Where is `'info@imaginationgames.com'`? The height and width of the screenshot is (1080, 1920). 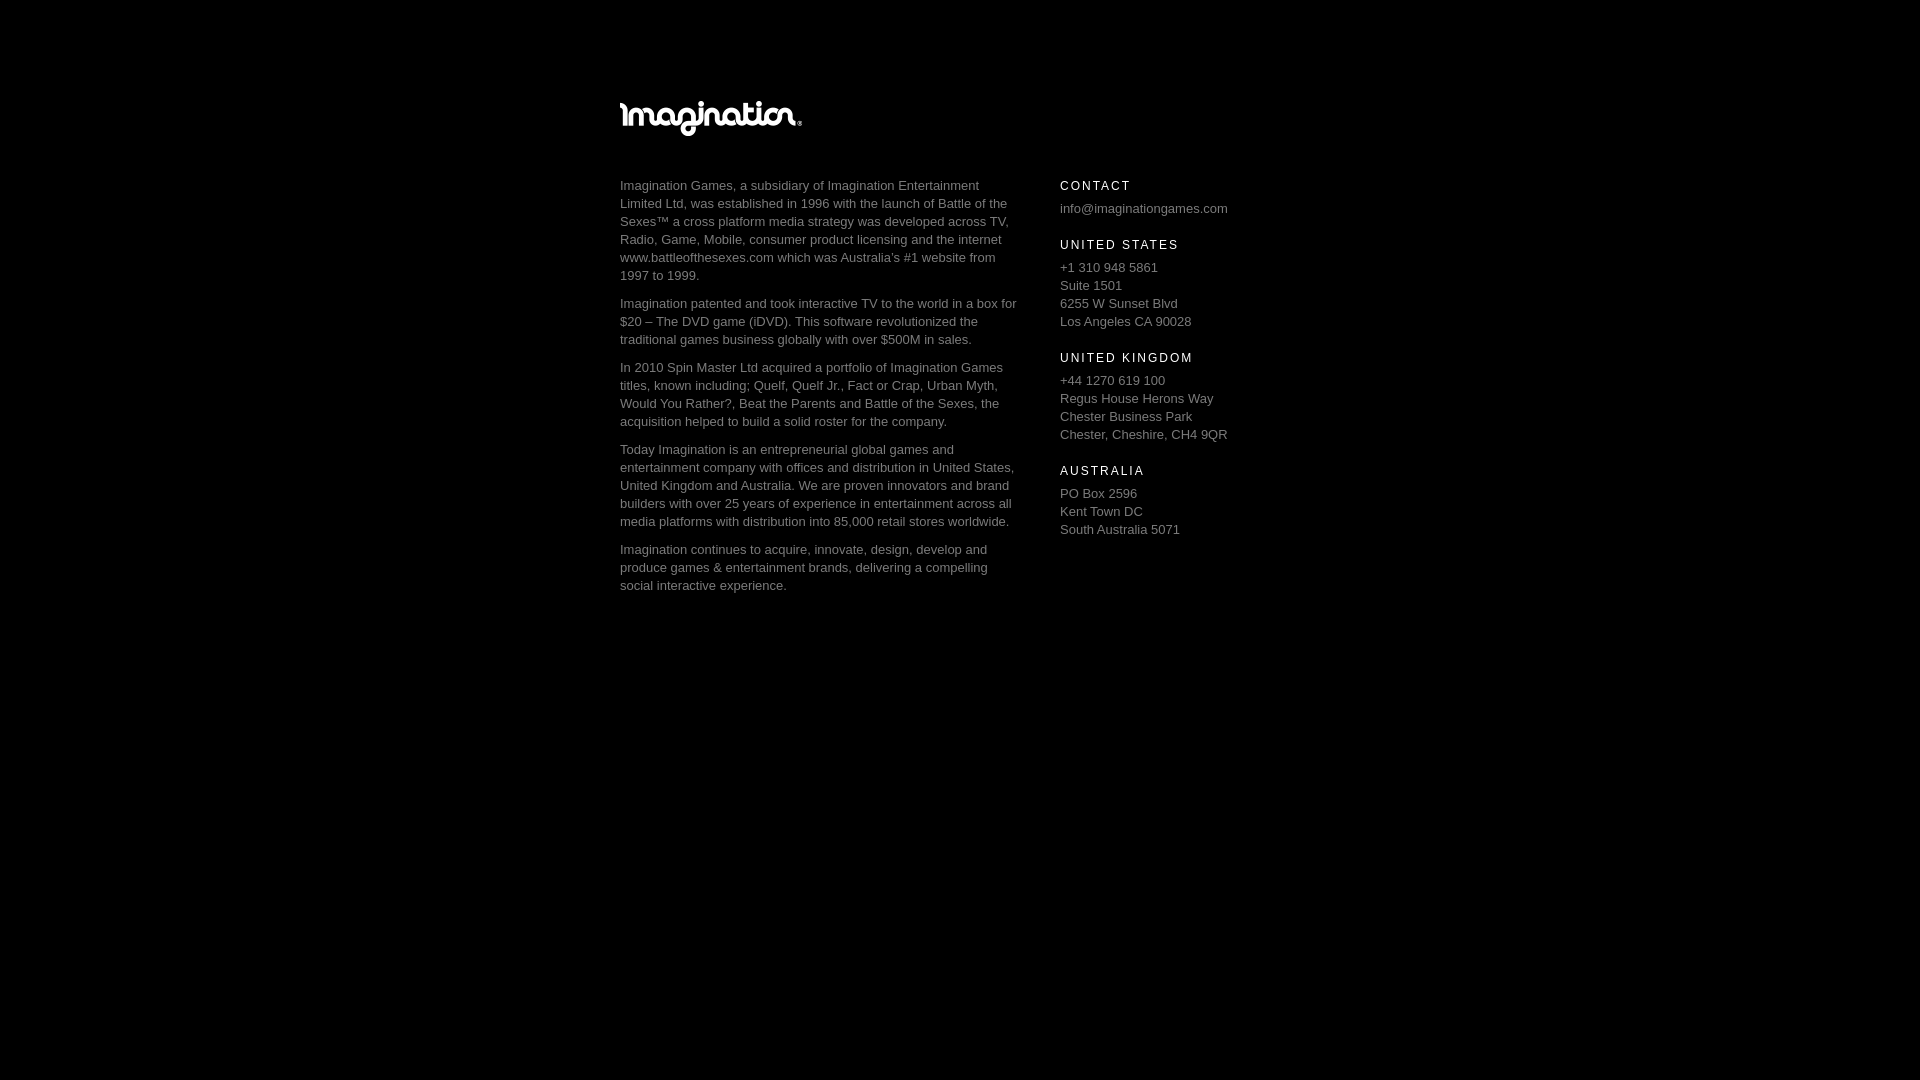 'info@imaginationgames.com' is located at coordinates (1143, 208).